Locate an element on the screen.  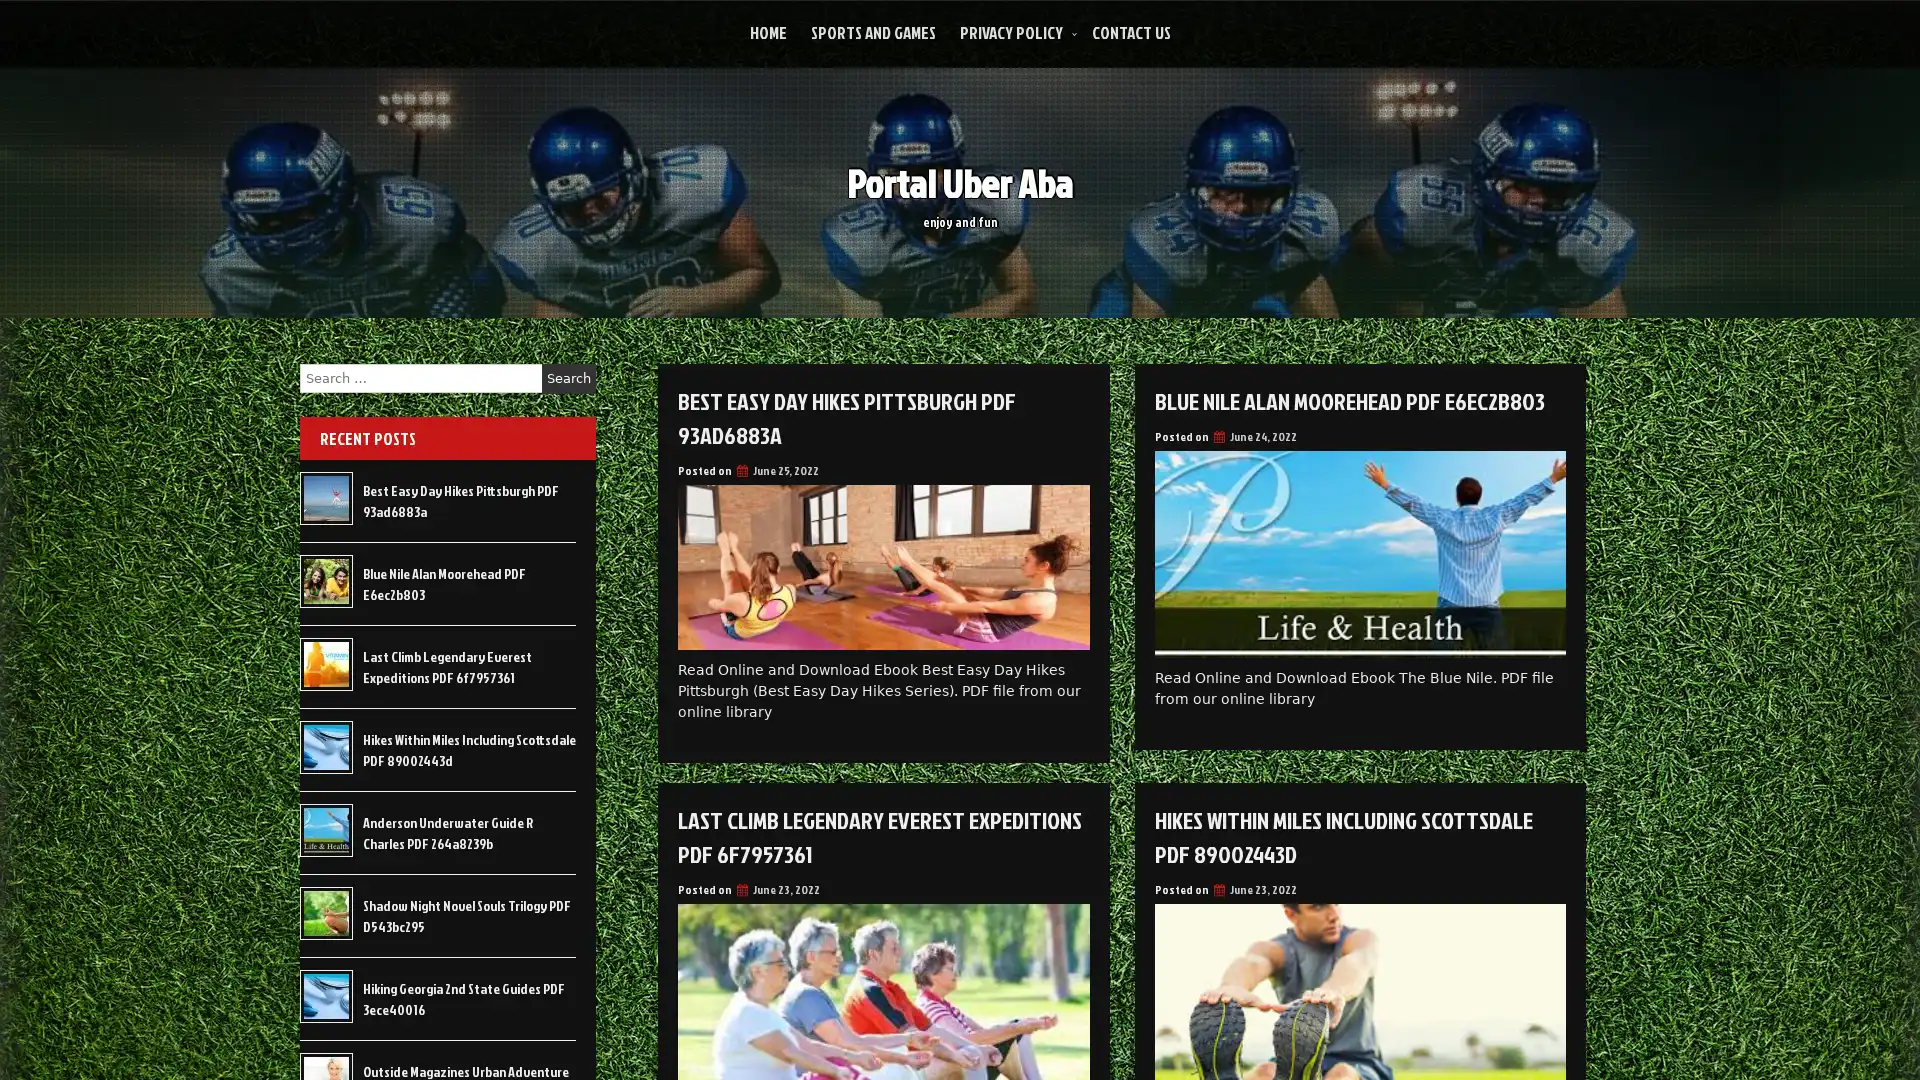
Search is located at coordinates (568, 378).